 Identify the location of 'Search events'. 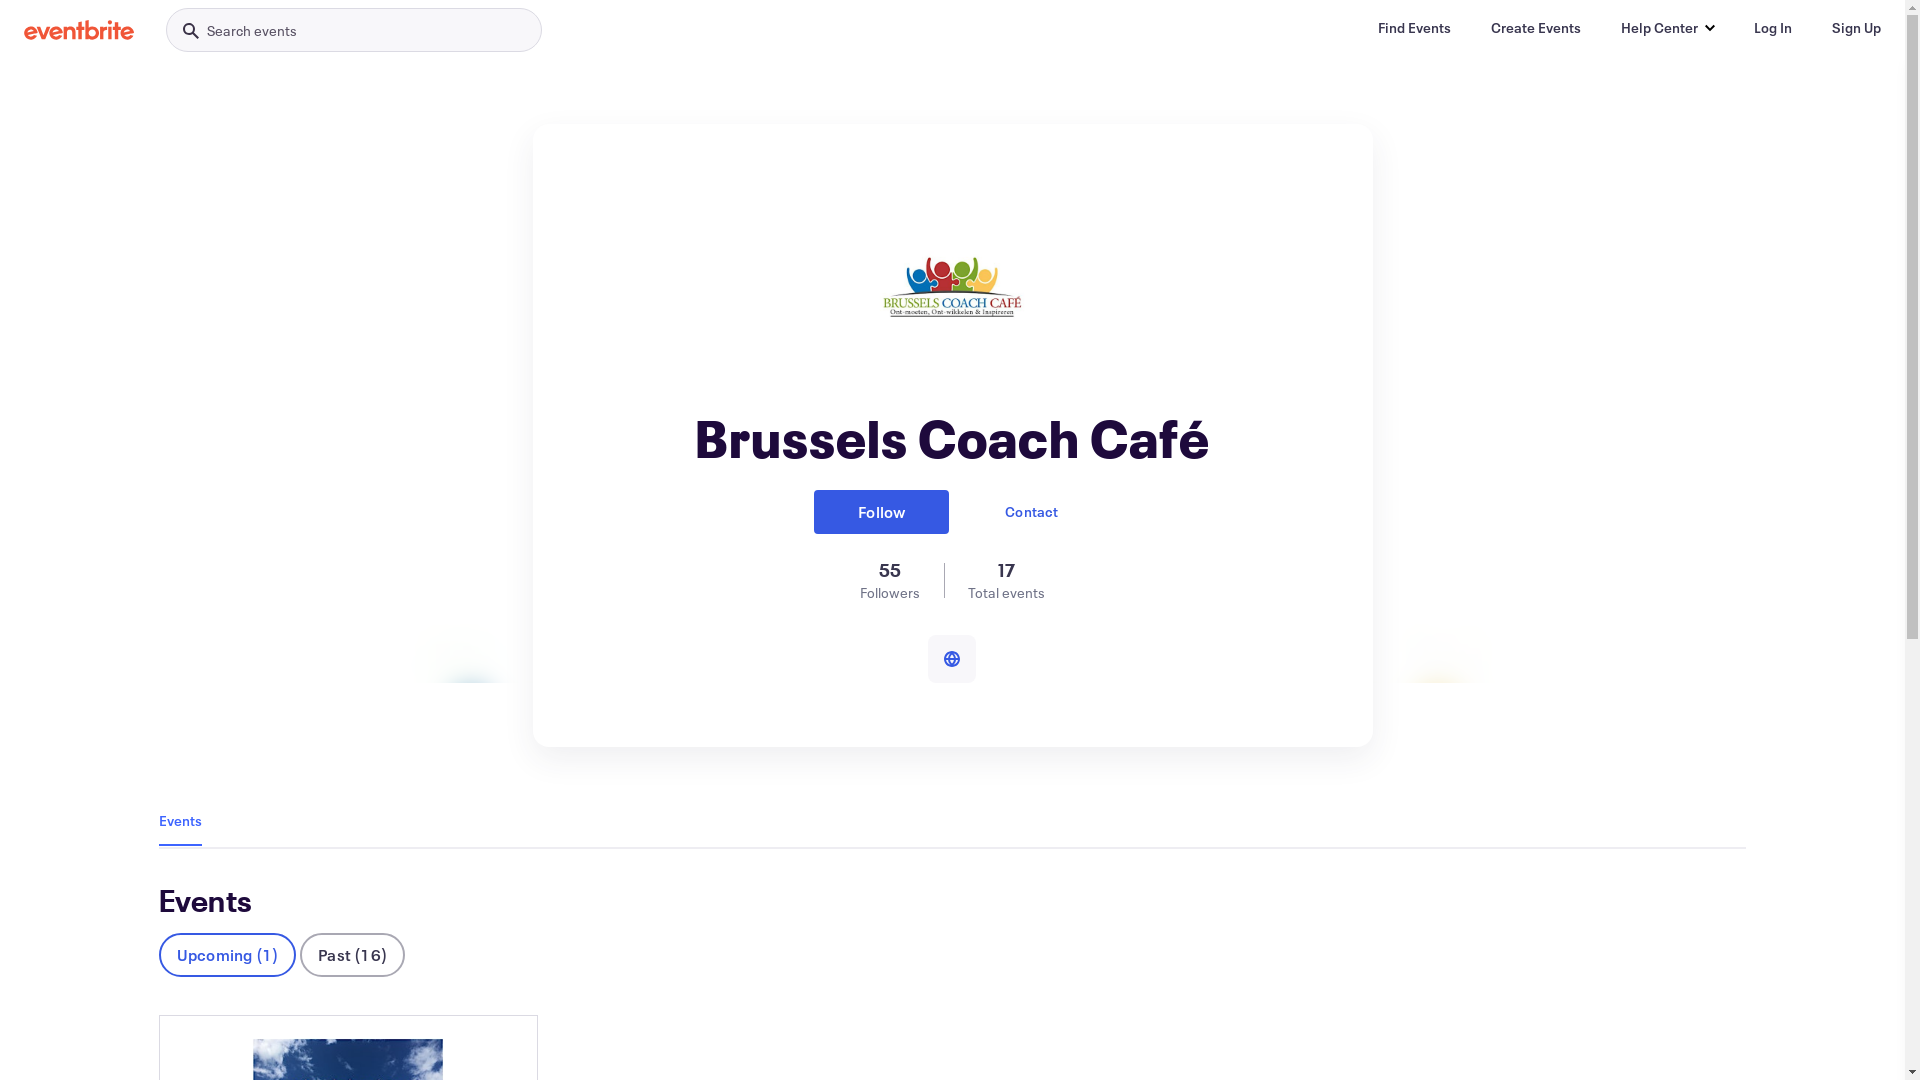
(354, 30).